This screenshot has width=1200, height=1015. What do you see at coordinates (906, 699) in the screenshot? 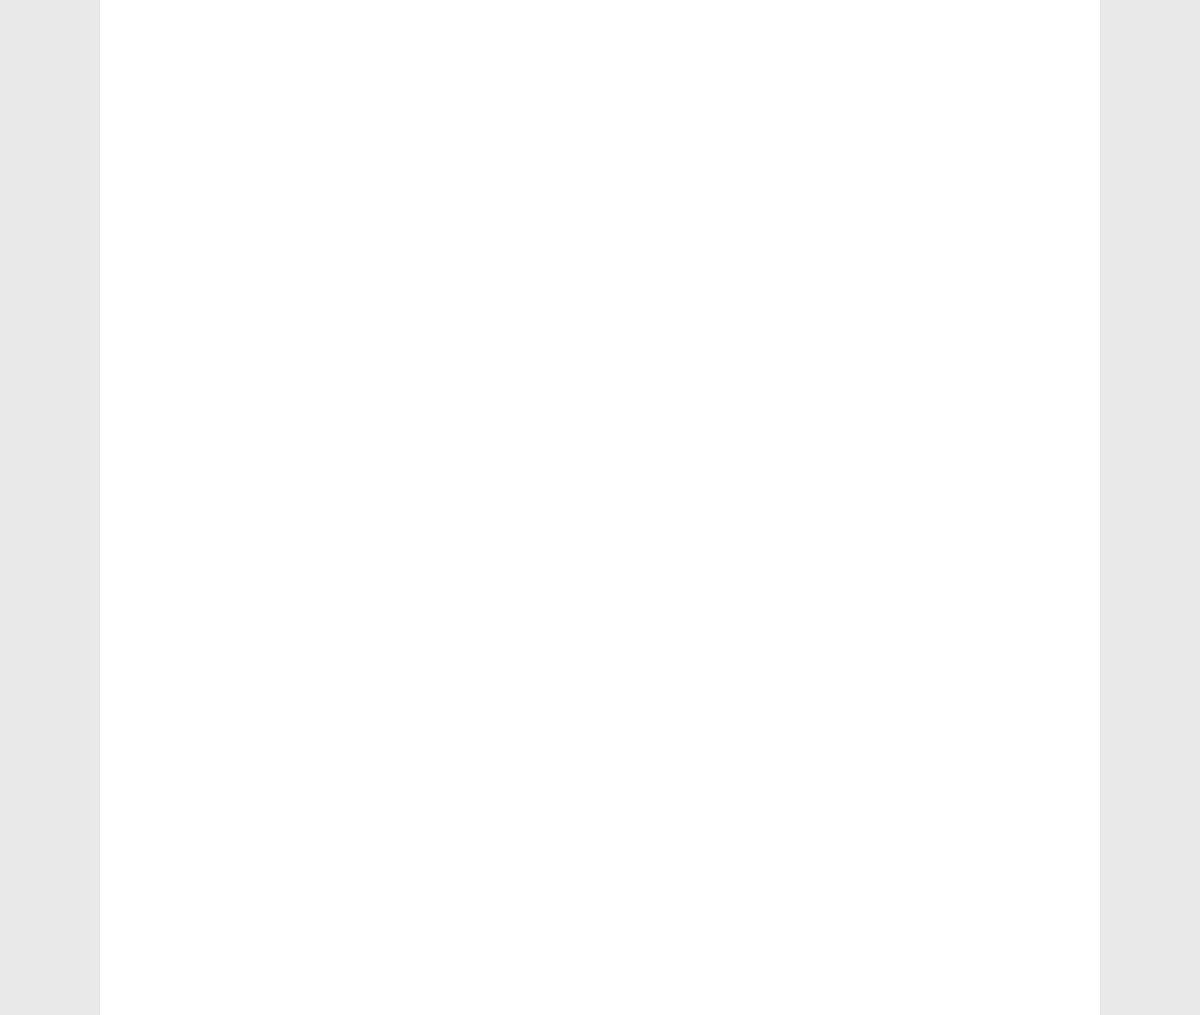
I see `'Linear algebra'` at bounding box center [906, 699].